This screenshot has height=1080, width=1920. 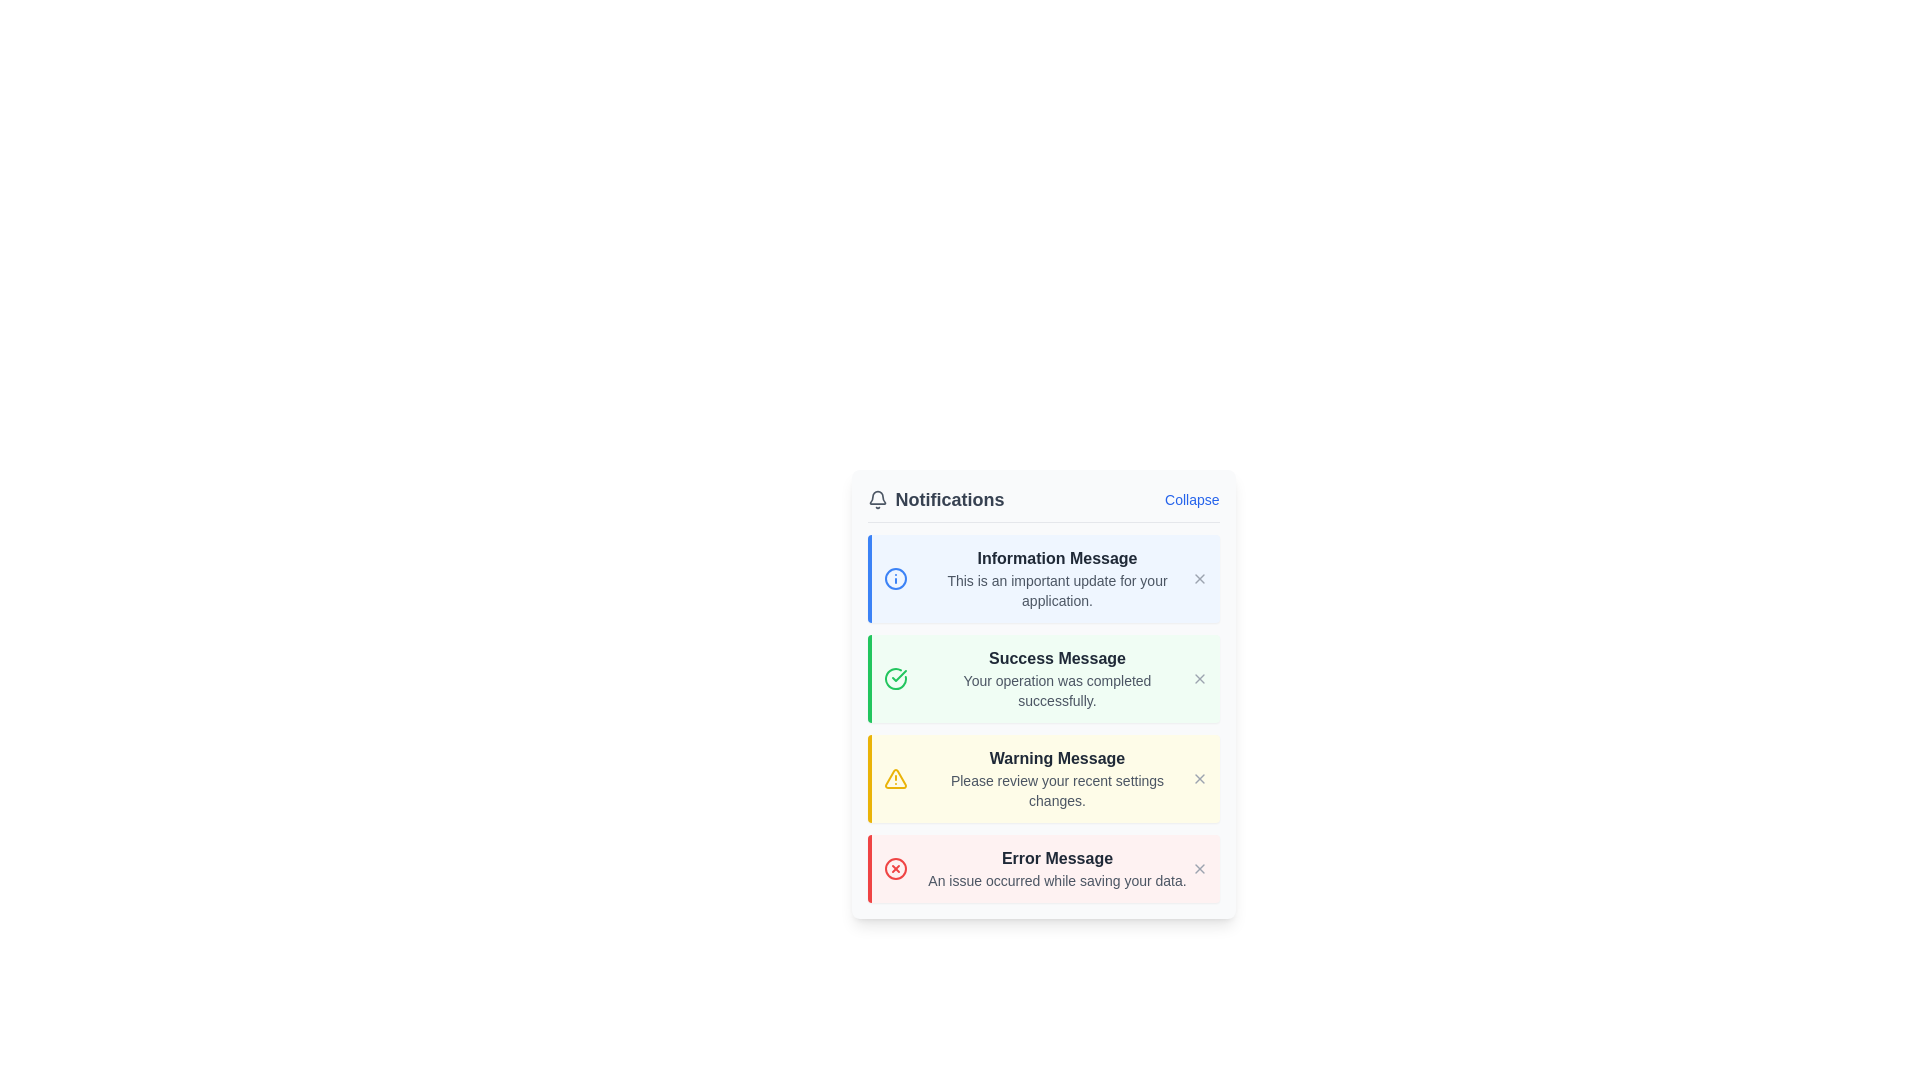 I want to click on the informational notification component that contains the message 'Information Message' and the description 'This is an important update for your application.', so click(x=1042, y=578).